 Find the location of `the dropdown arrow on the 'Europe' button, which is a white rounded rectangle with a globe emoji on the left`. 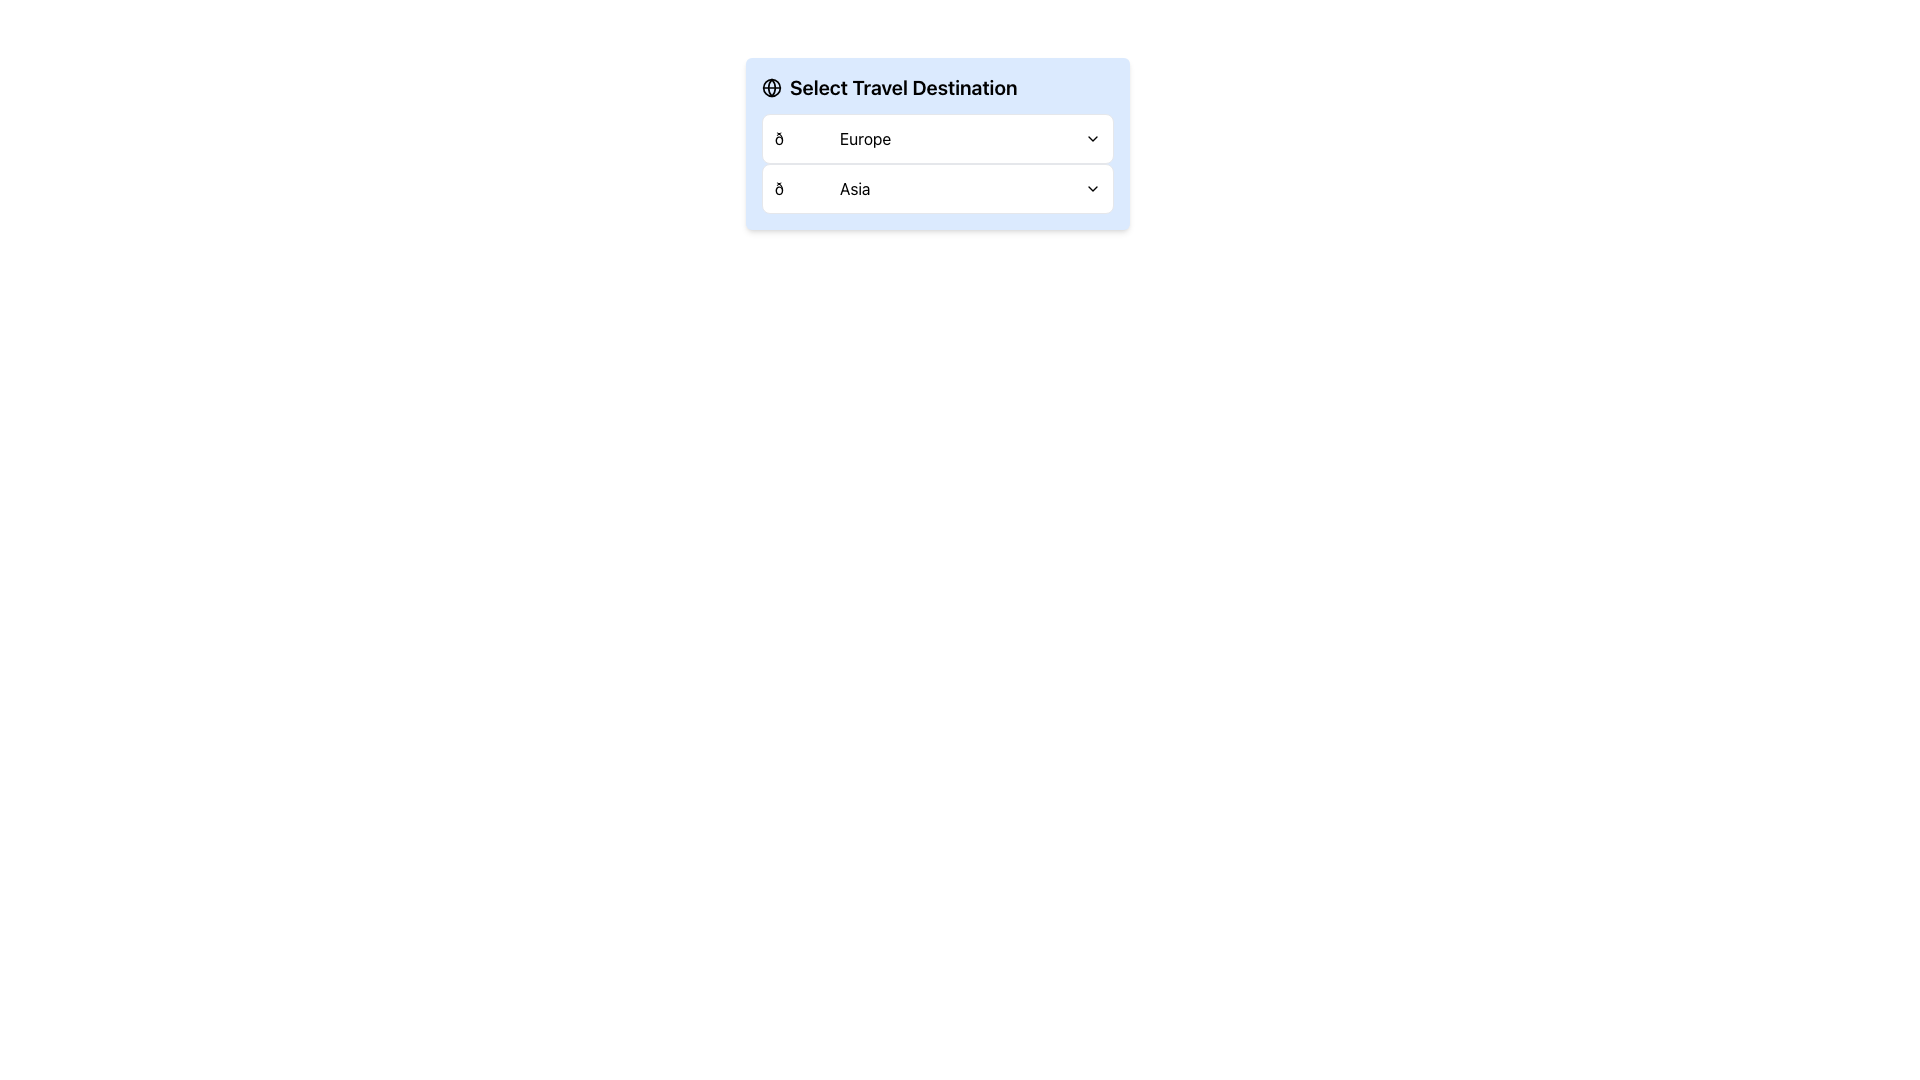

the dropdown arrow on the 'Europe' button, which is a white rounded rectangle with a globe emoji on the left is located at coordinates (936, 137).